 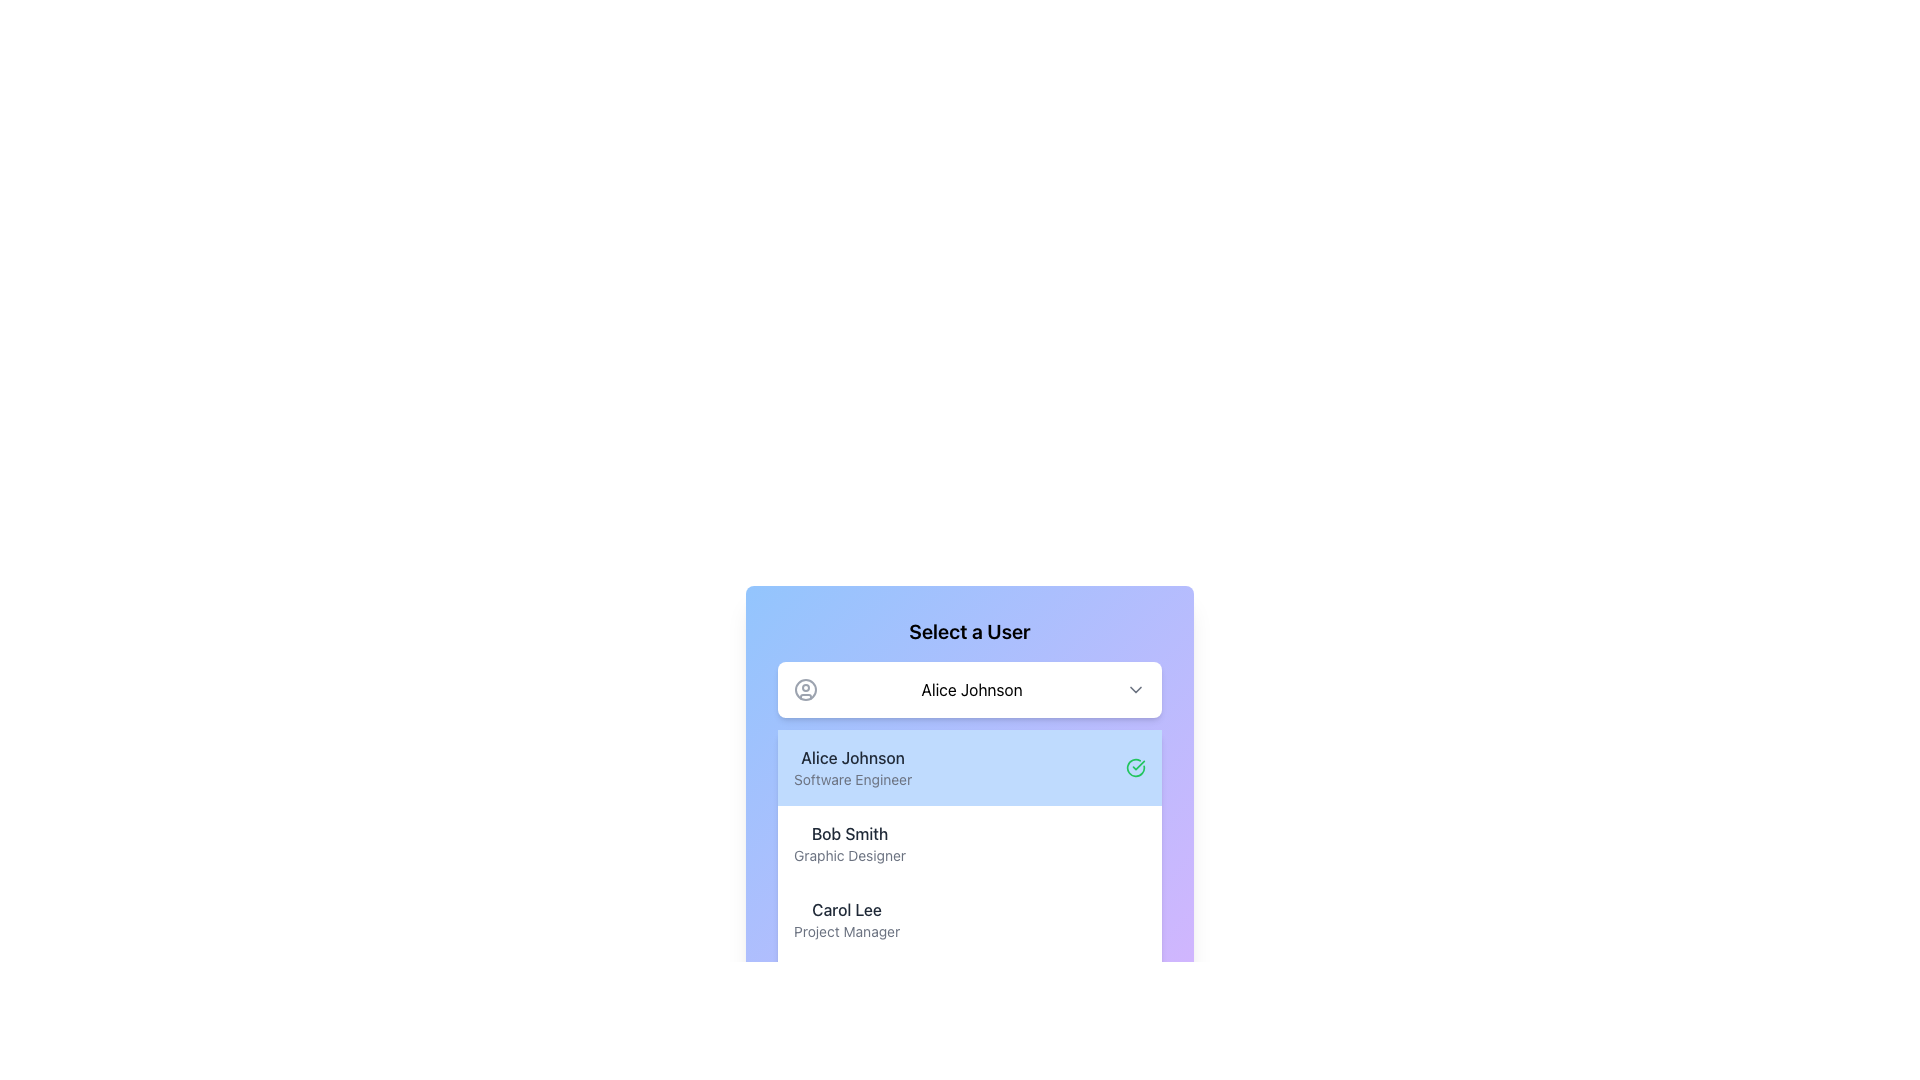 What do you see at coordinates (806, 689) in the screenshot?
I see `the gray circular icon representing a user avatar, located on the left side of 'Alice Johnson' in the user selection dropdown` at bounding box center [806, 689].